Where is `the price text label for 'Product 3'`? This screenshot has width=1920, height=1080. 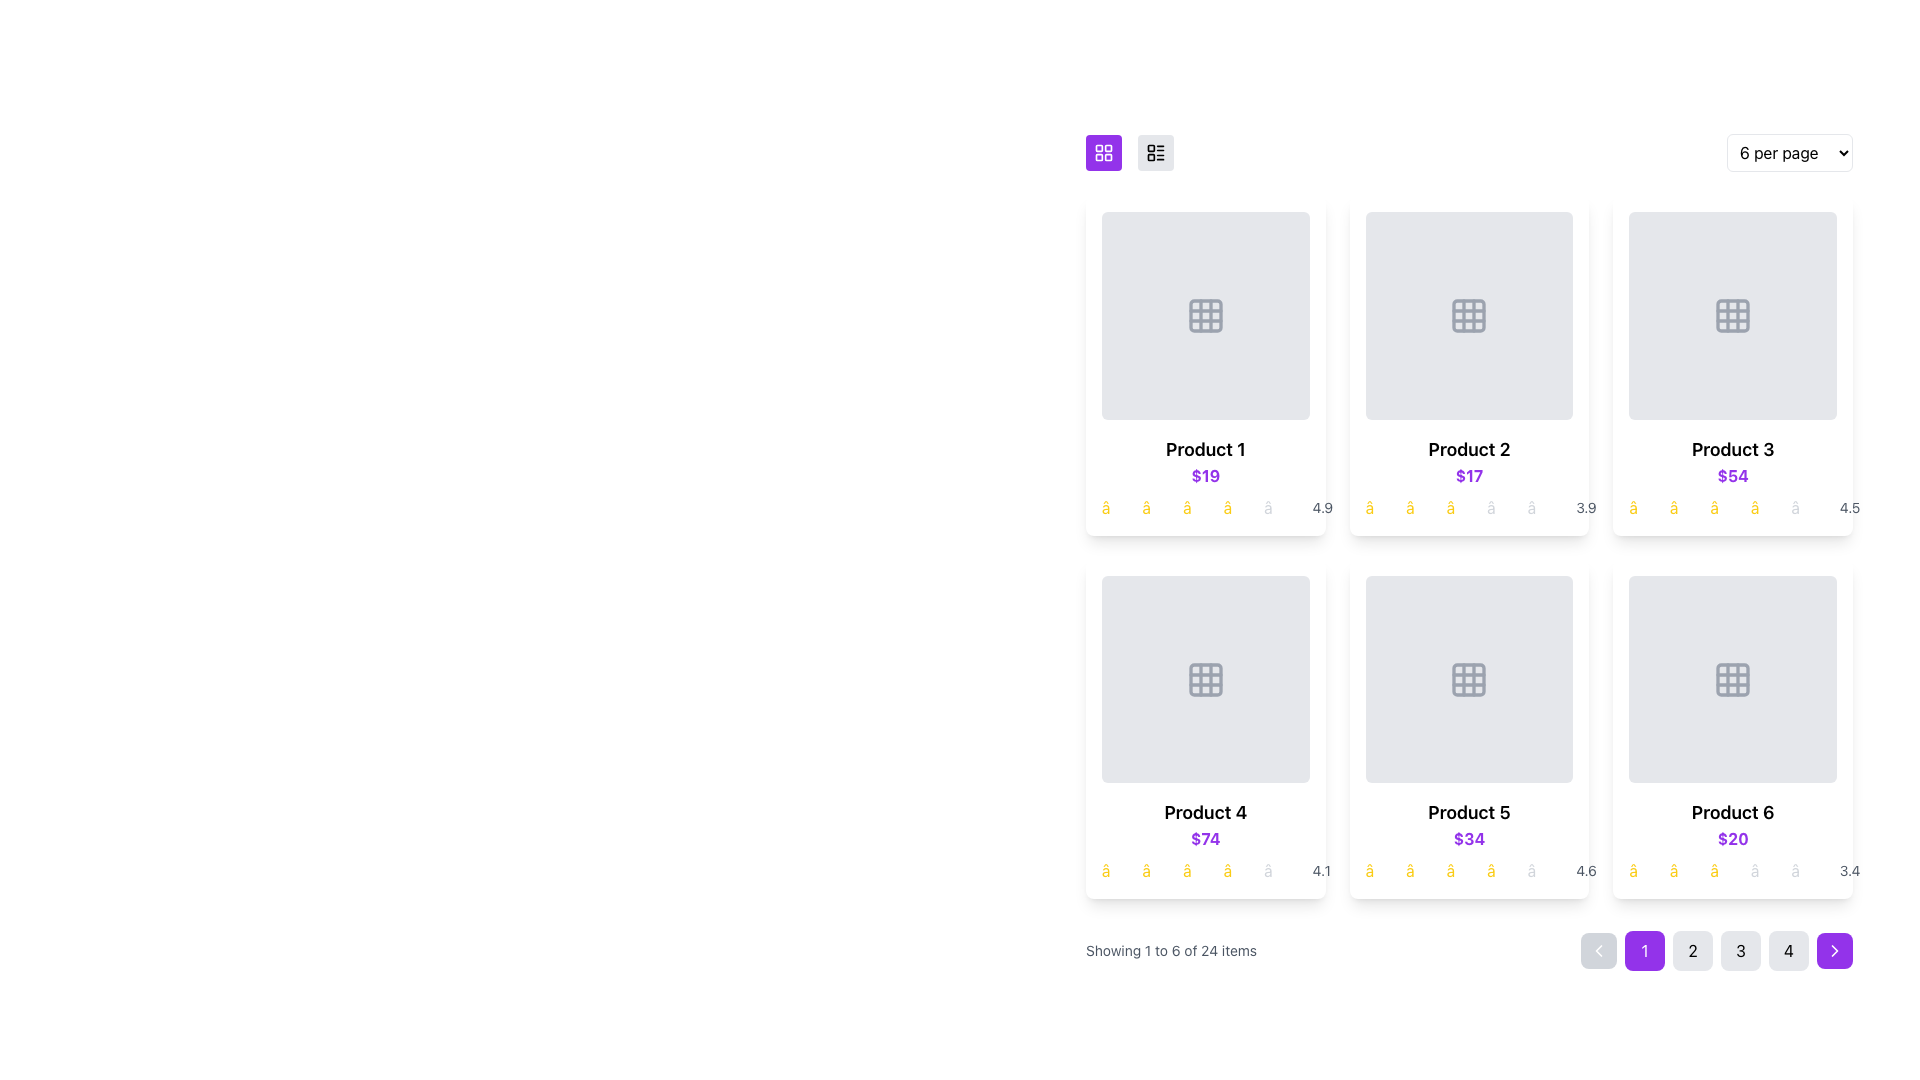
the price text label for 'Product 3' is located at coordinates (1732, 475).